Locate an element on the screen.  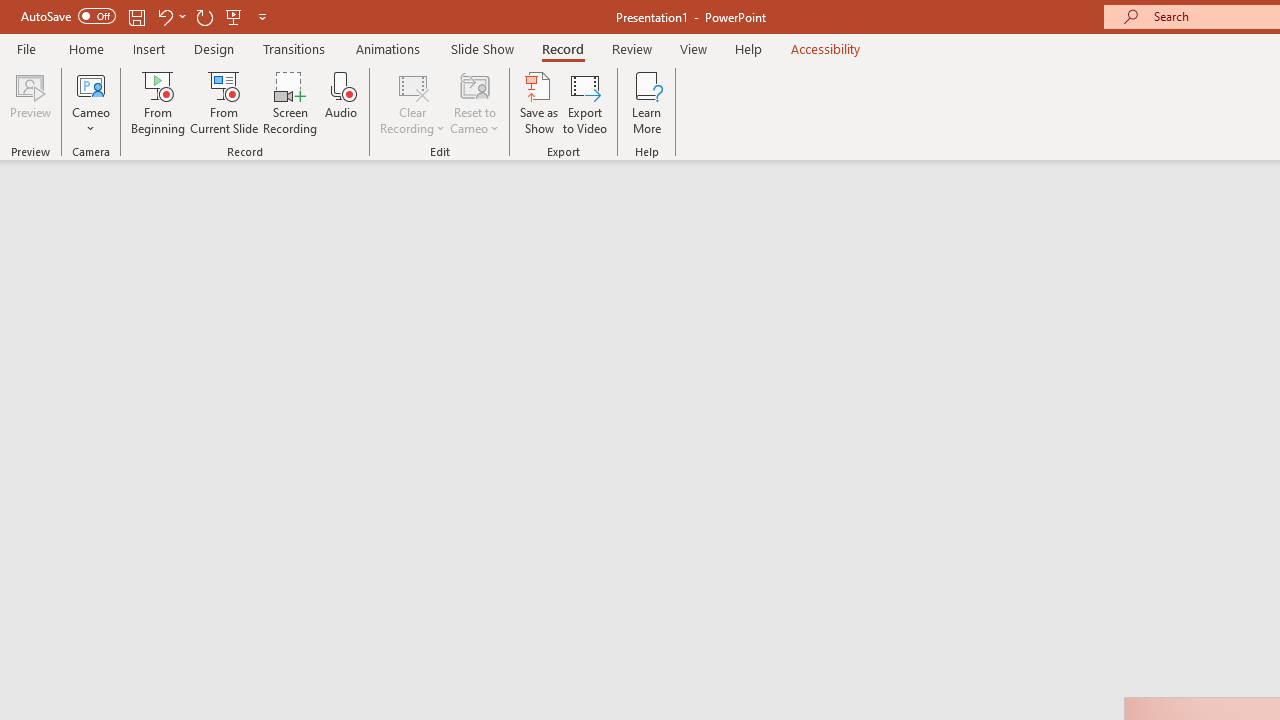
'Screen Recording' is located at coordinates (289, 103).